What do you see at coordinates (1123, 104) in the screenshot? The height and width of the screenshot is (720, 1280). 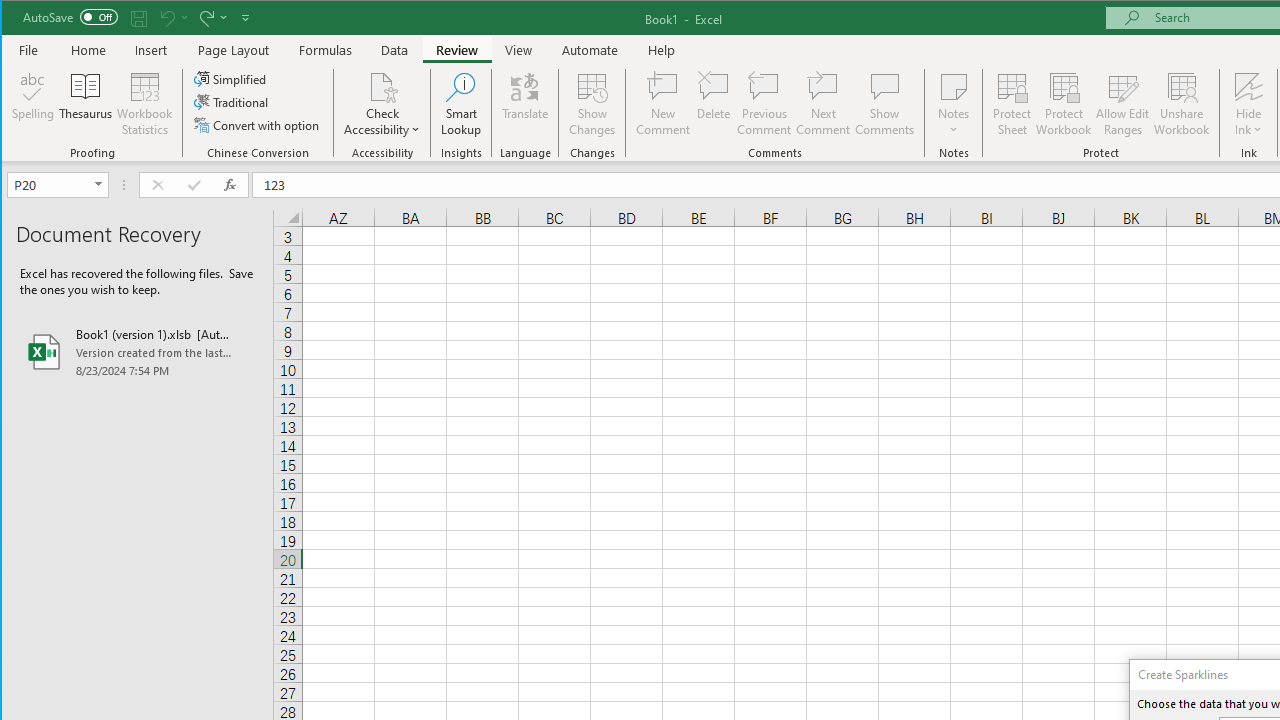 I see `'Allow Edit Ranges'` at bounding box center [1123, 104].